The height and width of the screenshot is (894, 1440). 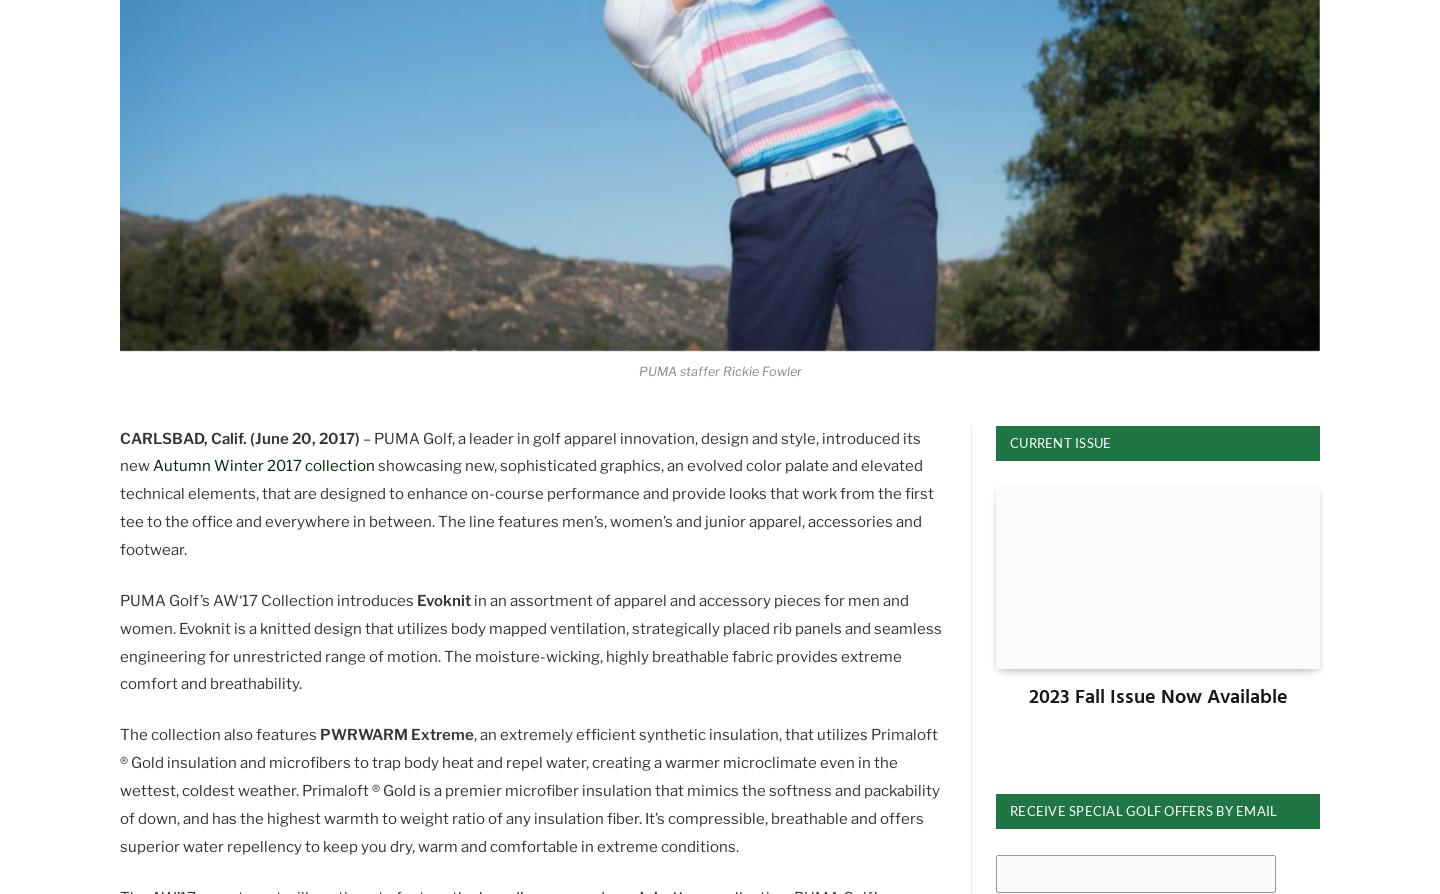 I want to click on 'Evoknit', so click(x=416, y=599).